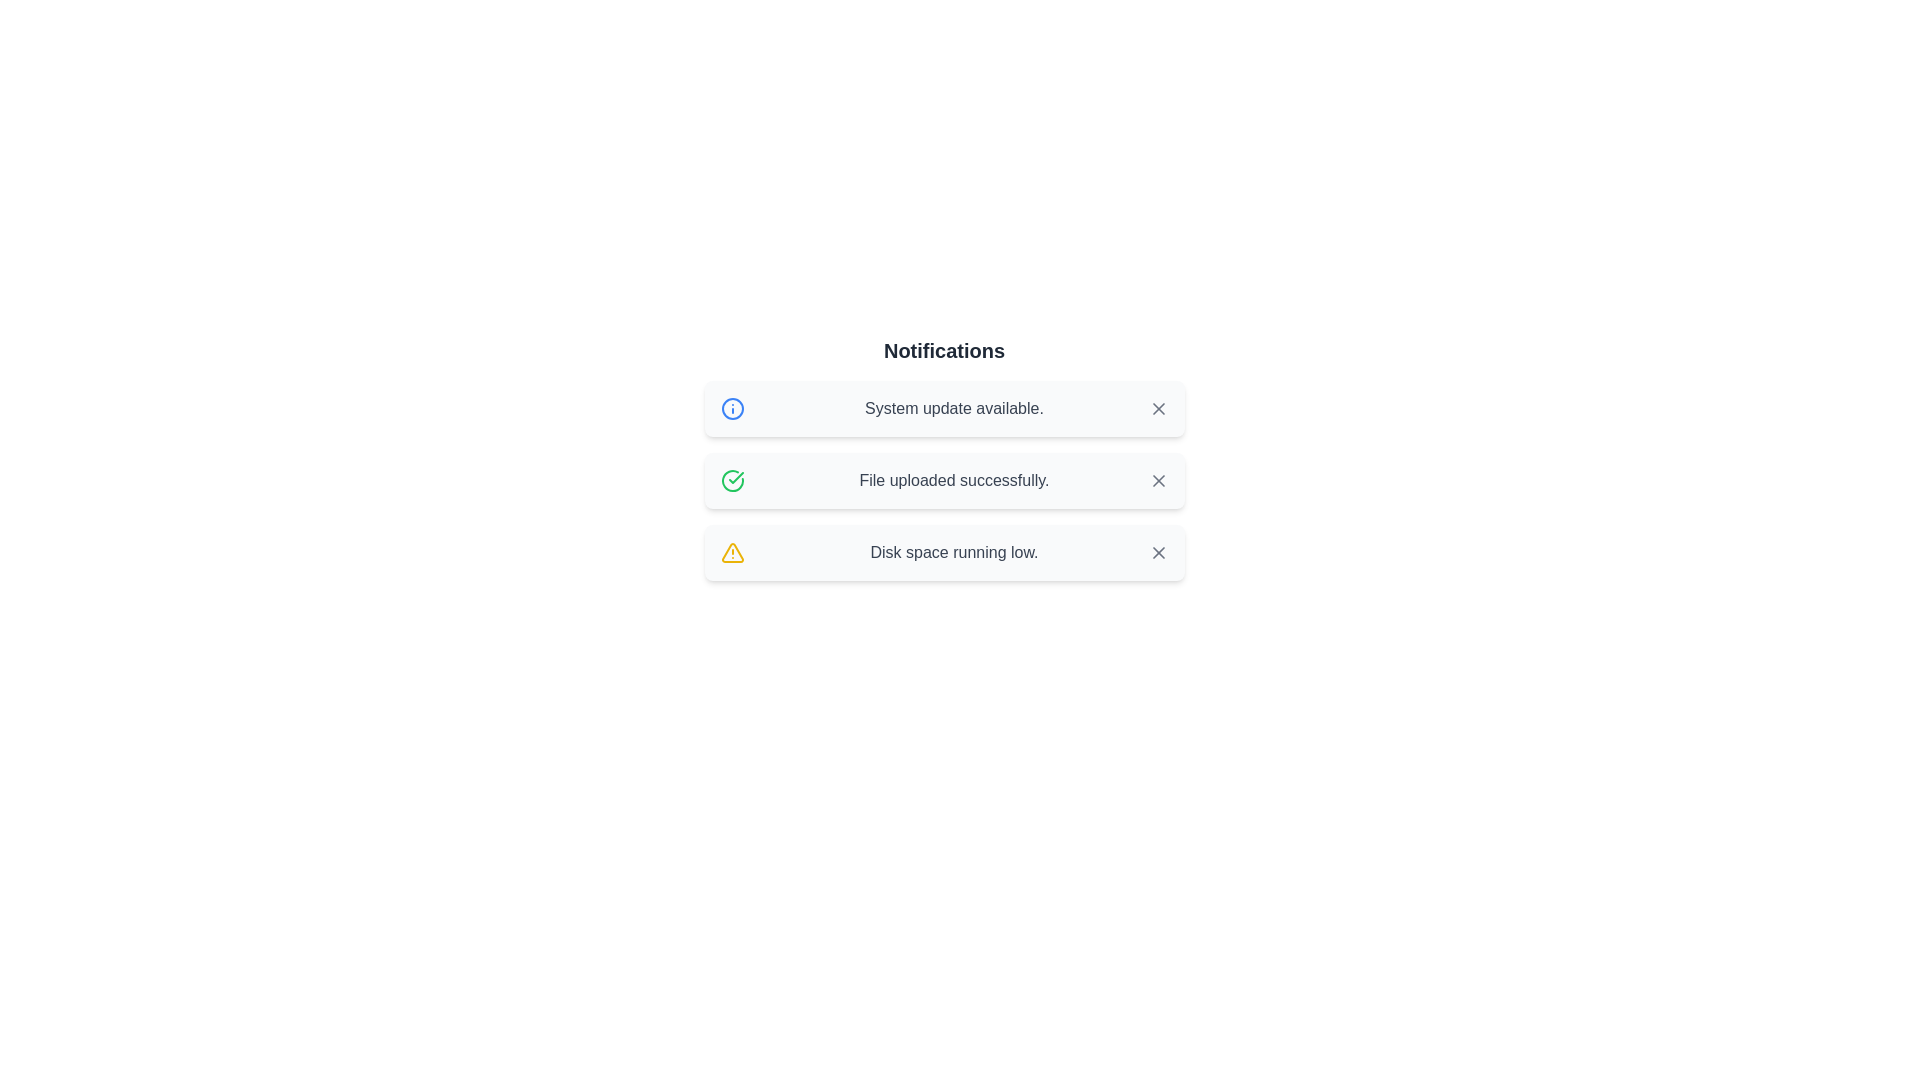 The image size is (1920, 1080). What do you see at coordinates (731, 481) in the screenshot?
I see `the small green circular icon with a checkmark design located next to the notification text 'File uploaded successfully'` at bounding box center [731, 481].